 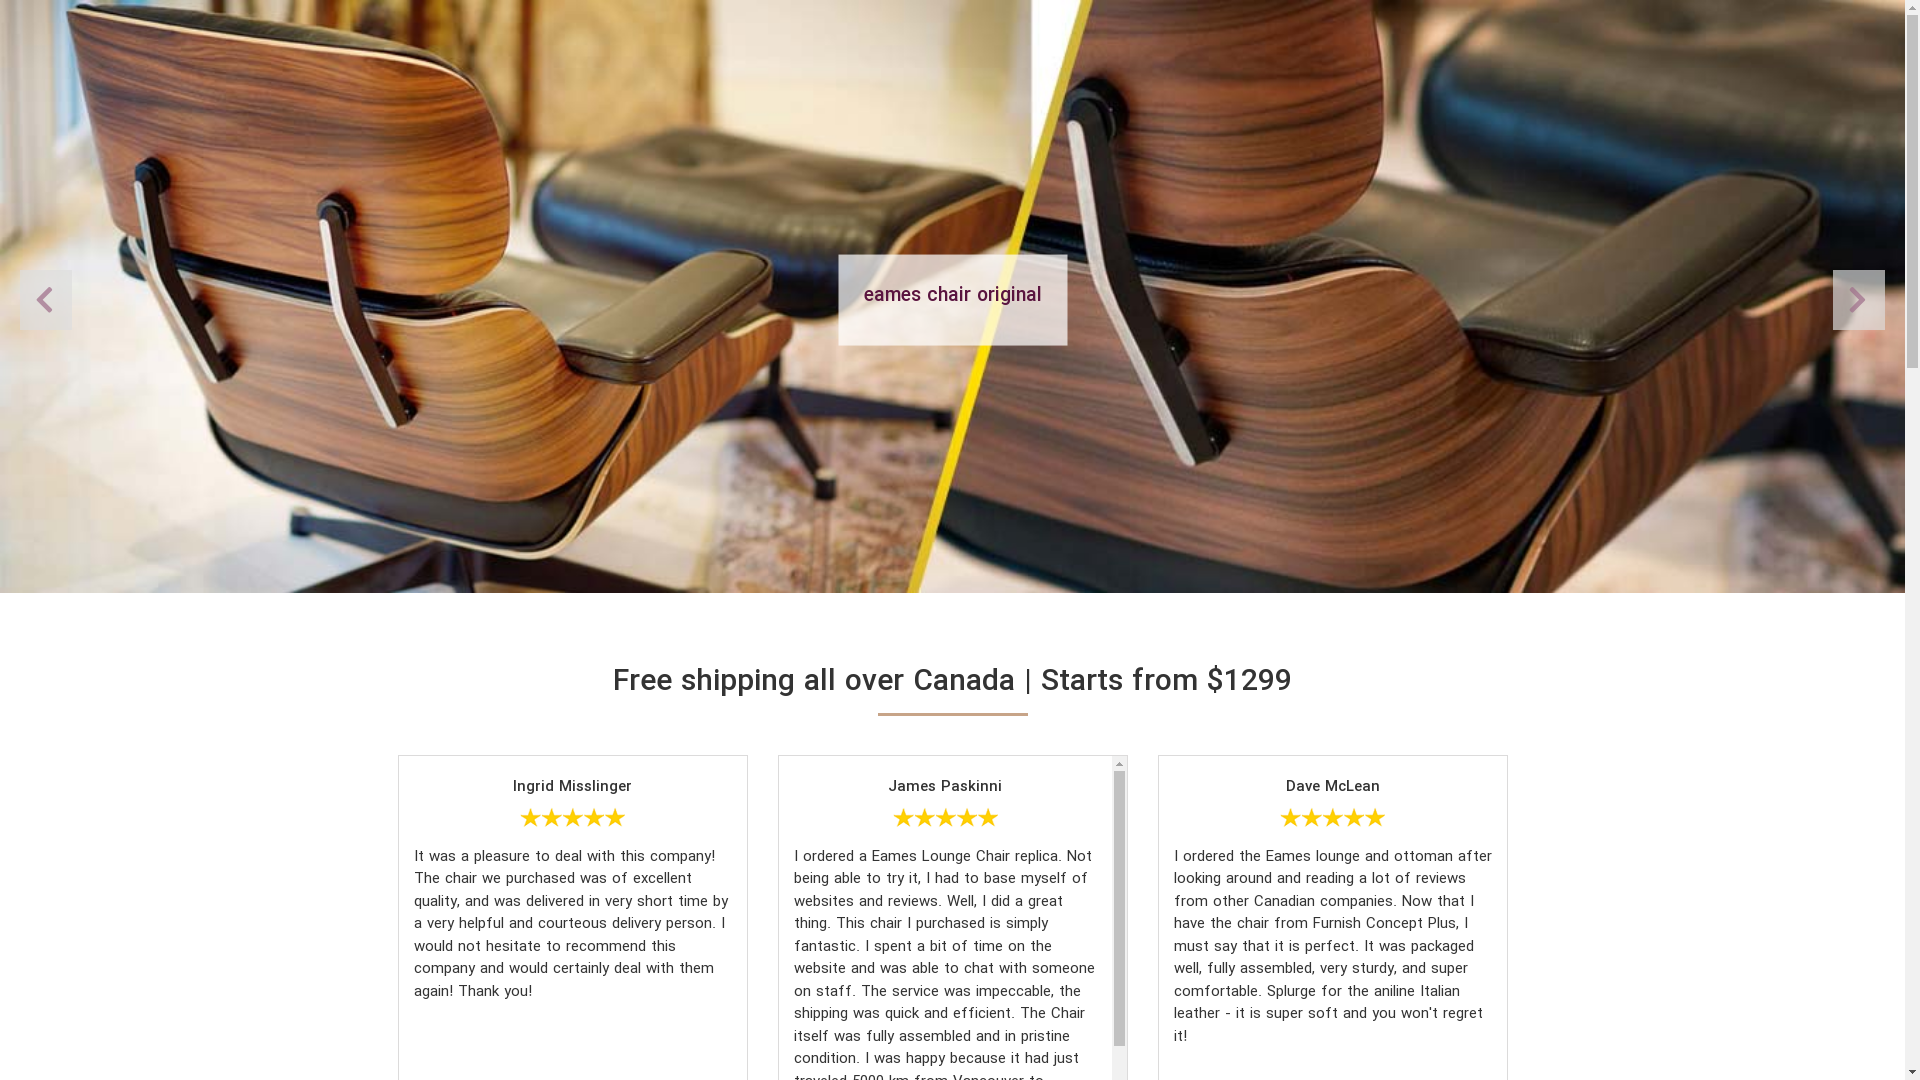 What do you see at coordinates (46, 300) in the screenshot?
I see `'Next'` at bounding box center [46, 300].